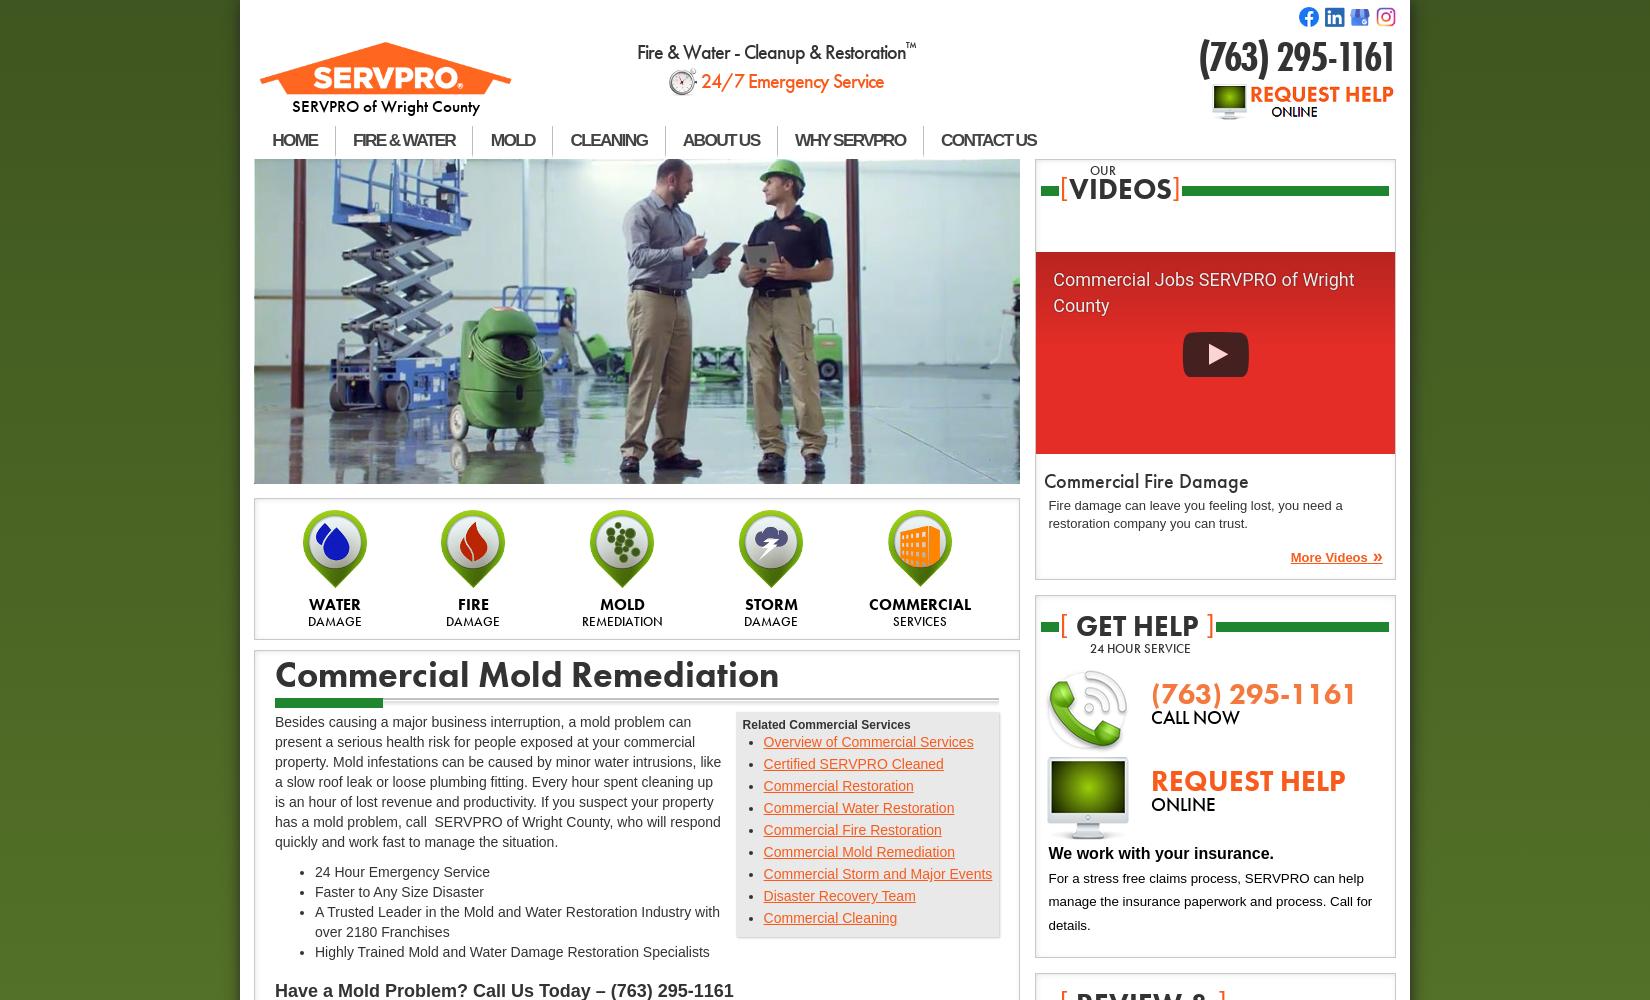 The height and width of the screenshot is (1000, 1650). Describe the element at coordinates (920, 602) in the screenshot. I see `'COMMERCIAL'` at that location.